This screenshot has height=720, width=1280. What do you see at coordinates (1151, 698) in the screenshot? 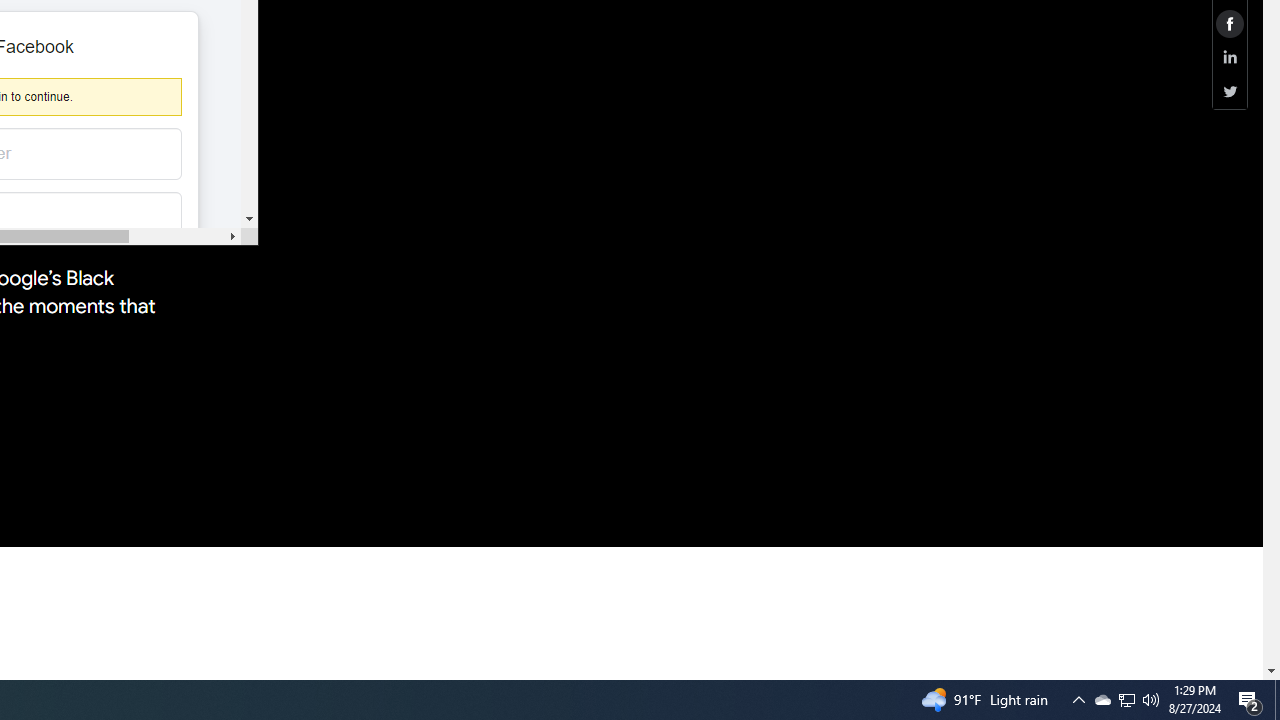
I see `'User Promoted Notification Area'` at bounding box center [1151, 698].